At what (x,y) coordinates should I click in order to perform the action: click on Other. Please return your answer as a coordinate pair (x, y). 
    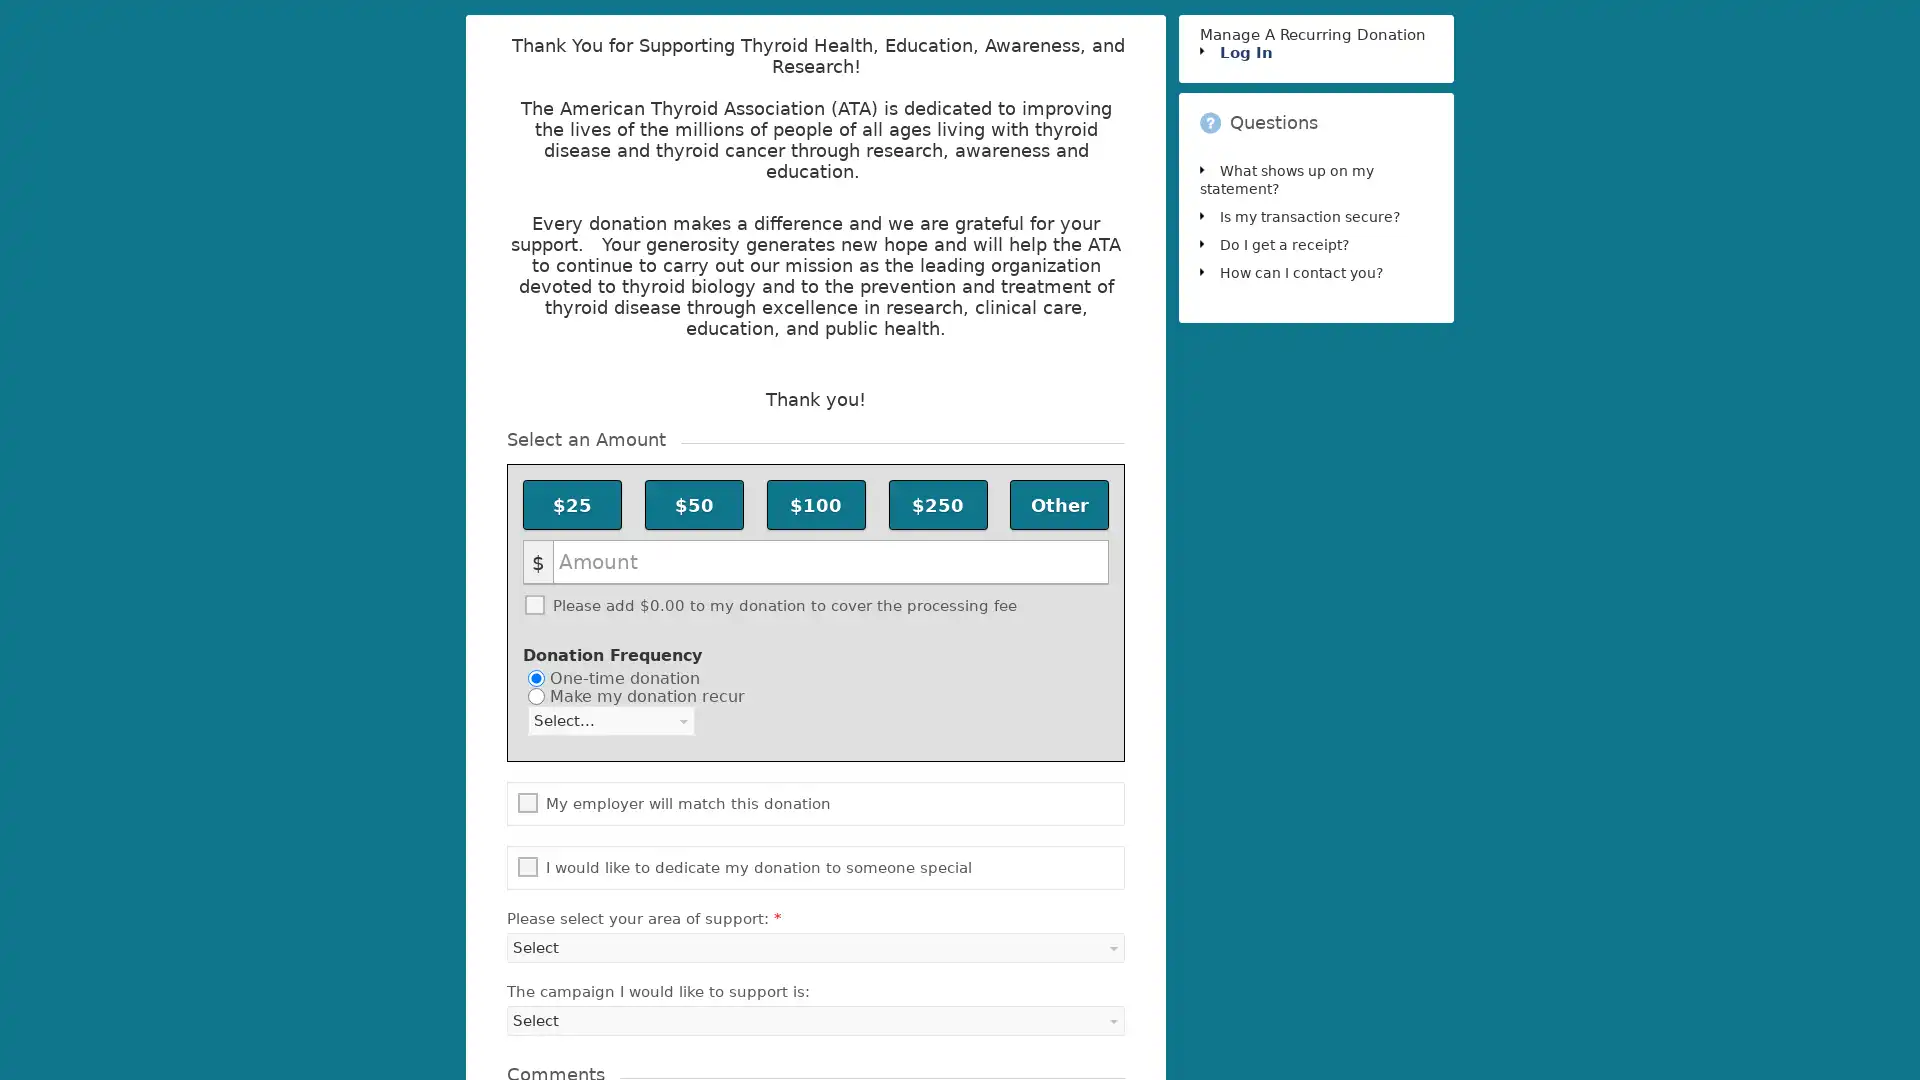
    Looking at the image, I should click on (1058, 504).